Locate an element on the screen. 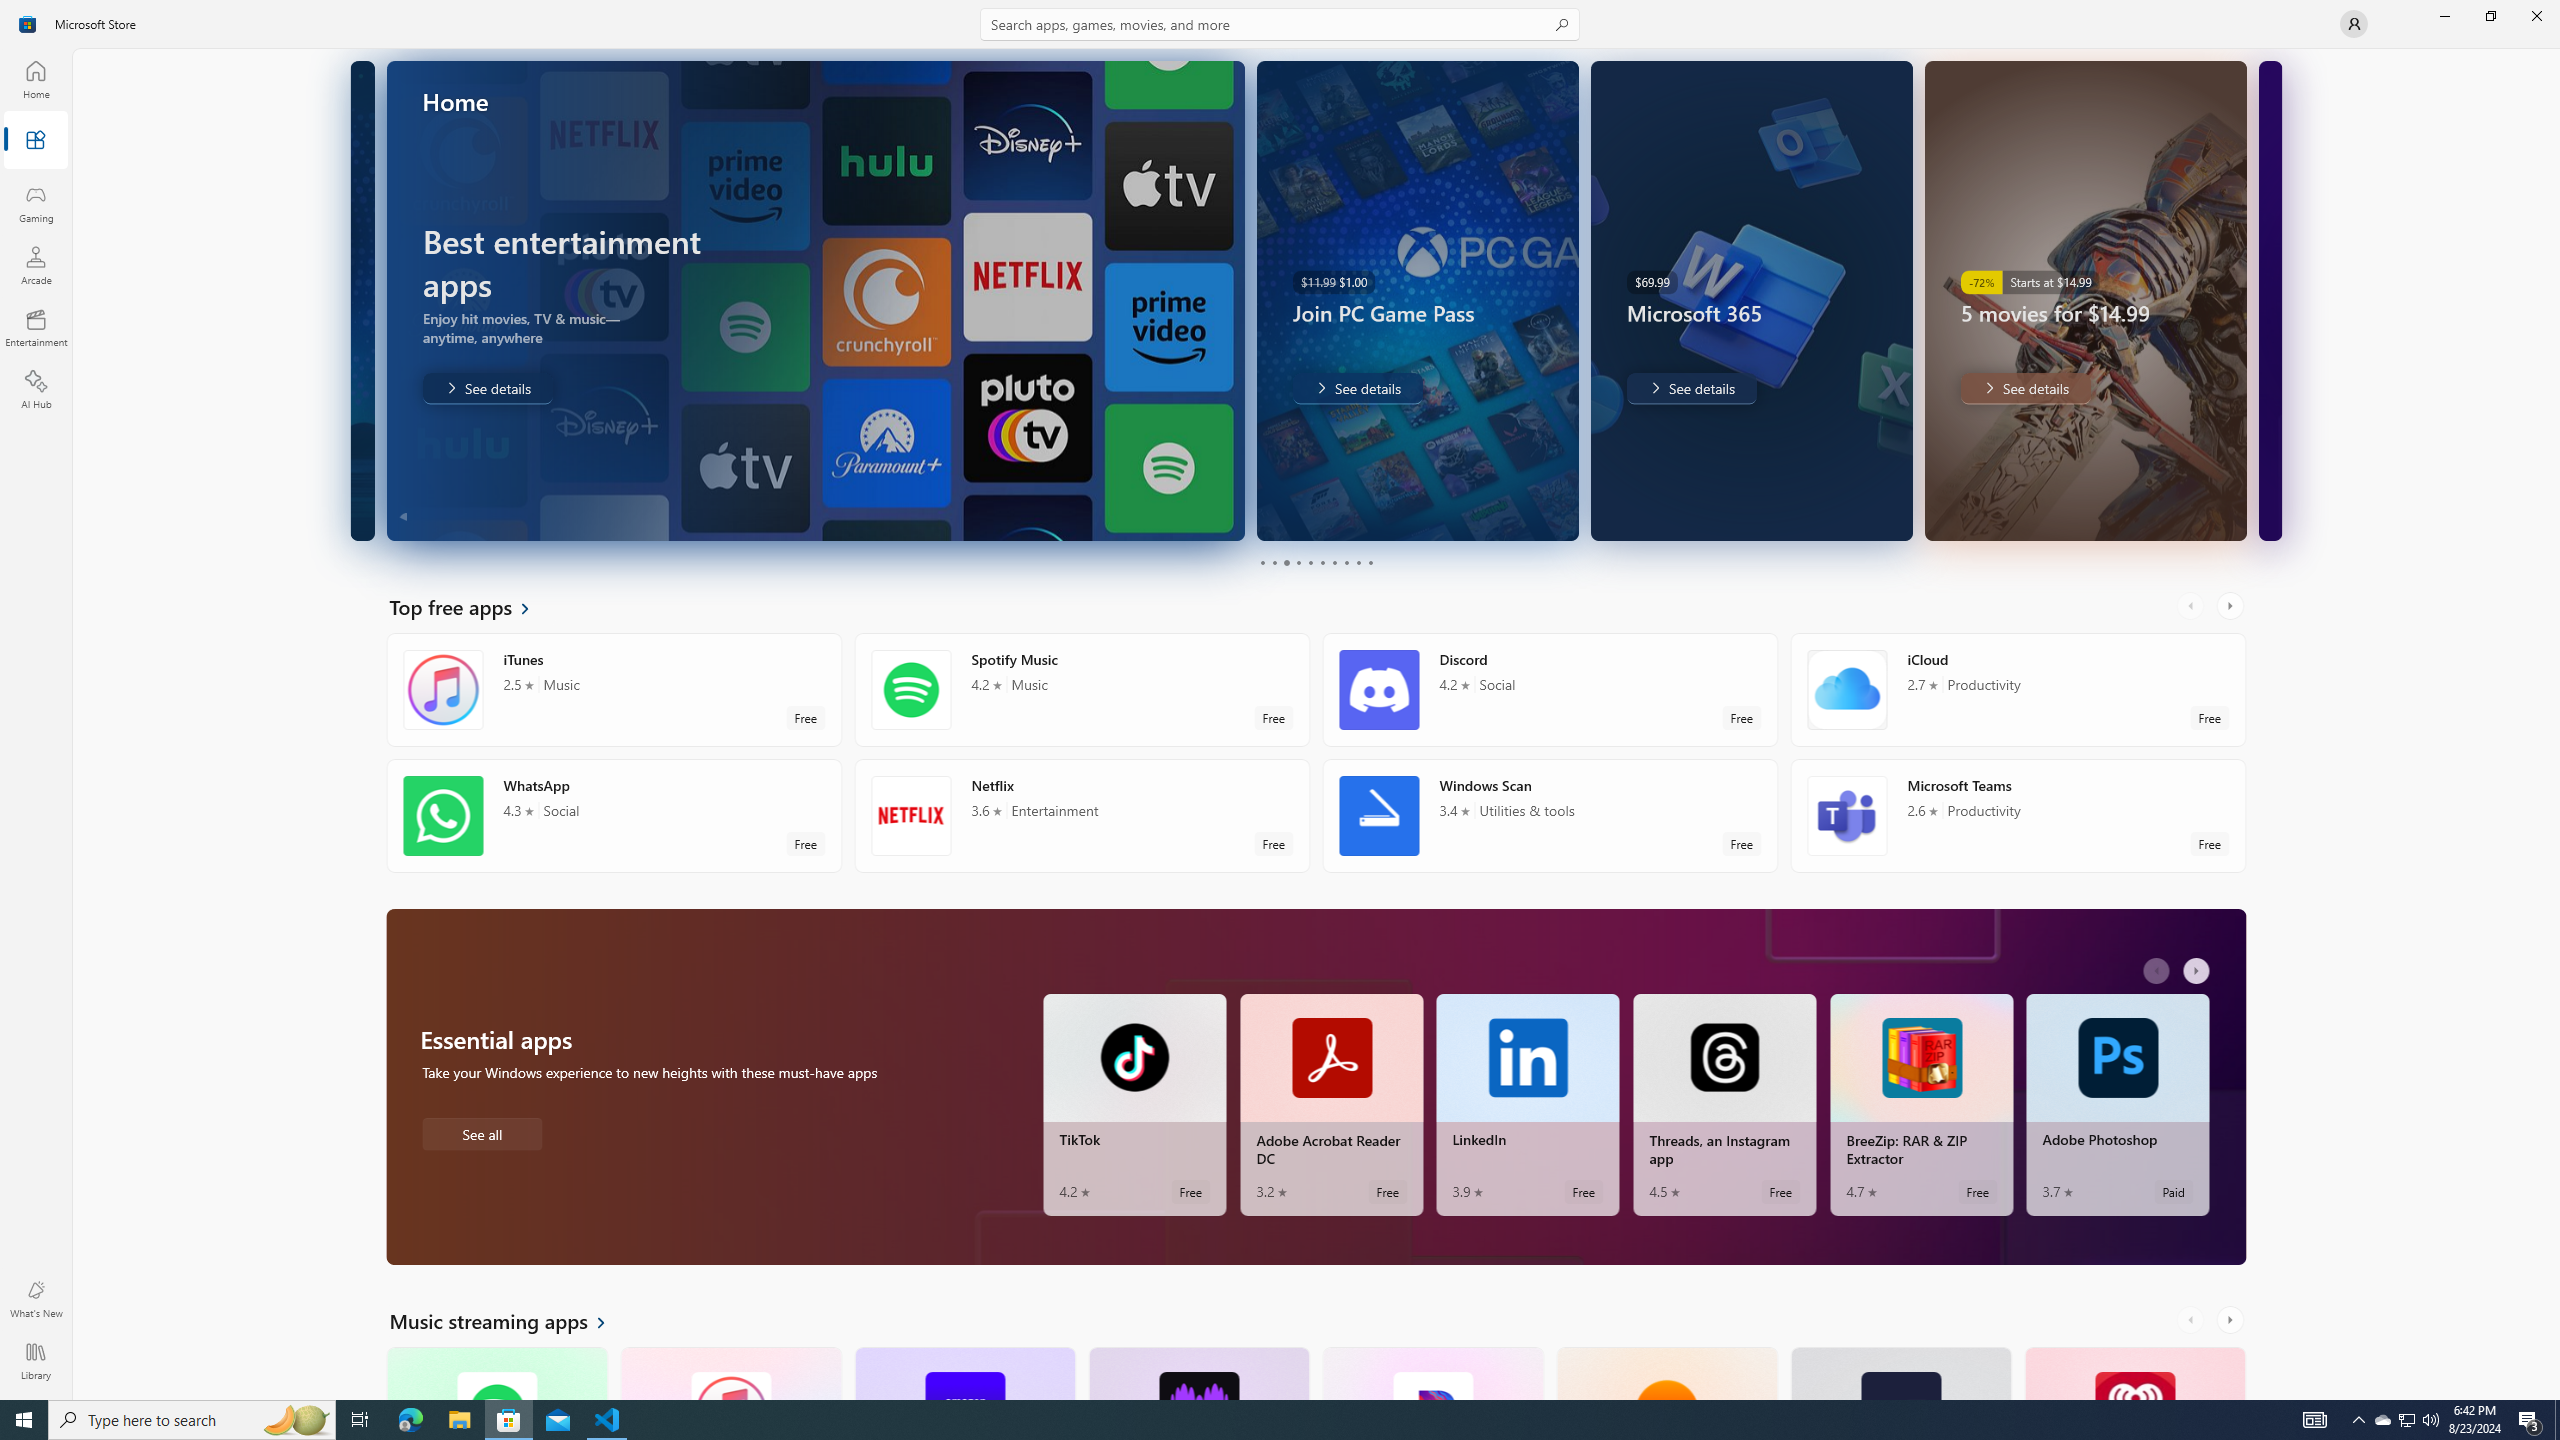 Image resolution: width=2560 pixels, height=1440 pixels. 'What' is located at coordinates (34, 1298).